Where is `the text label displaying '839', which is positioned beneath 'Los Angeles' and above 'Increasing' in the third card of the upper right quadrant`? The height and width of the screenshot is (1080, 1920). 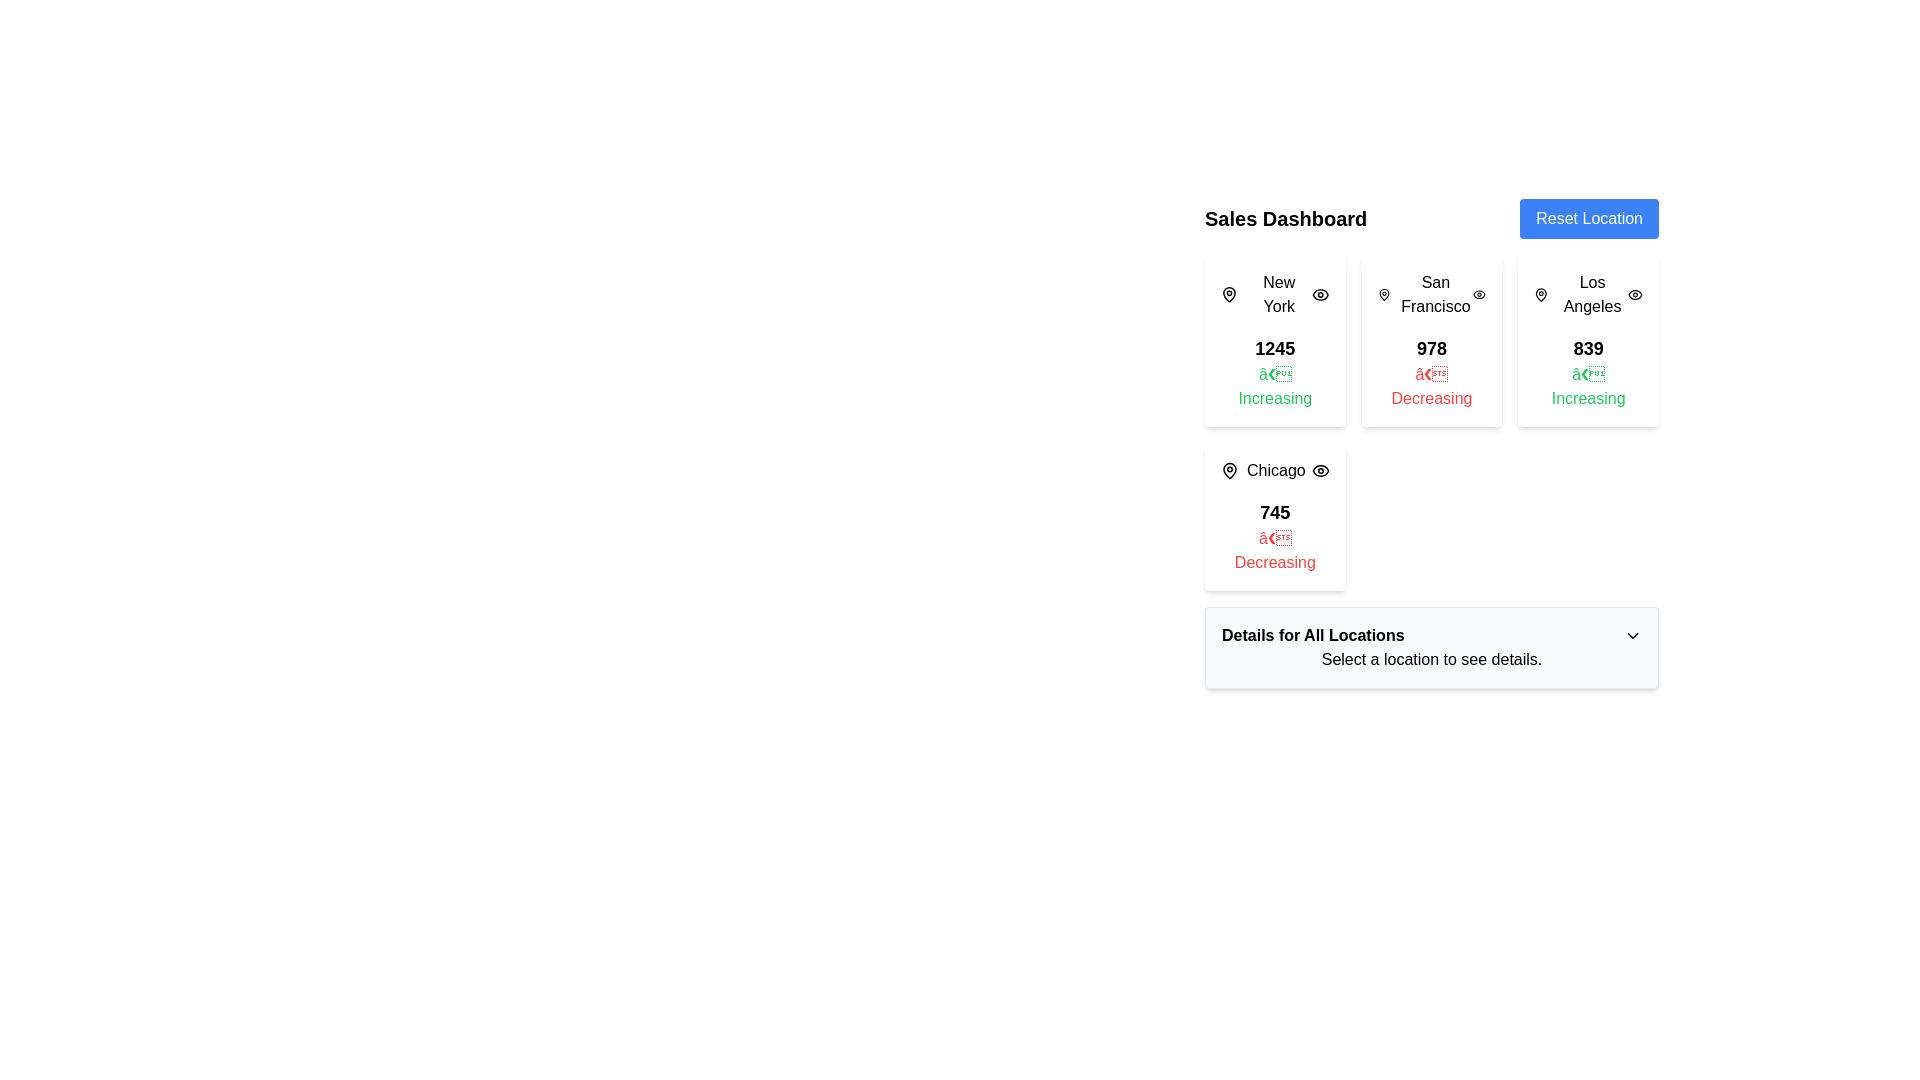
the text label displaying '839', which is positioned beneath 'Los Angeles' and above 'Increasing' in the third card of the upper right quadrant is located at coordinates (1587, 347).